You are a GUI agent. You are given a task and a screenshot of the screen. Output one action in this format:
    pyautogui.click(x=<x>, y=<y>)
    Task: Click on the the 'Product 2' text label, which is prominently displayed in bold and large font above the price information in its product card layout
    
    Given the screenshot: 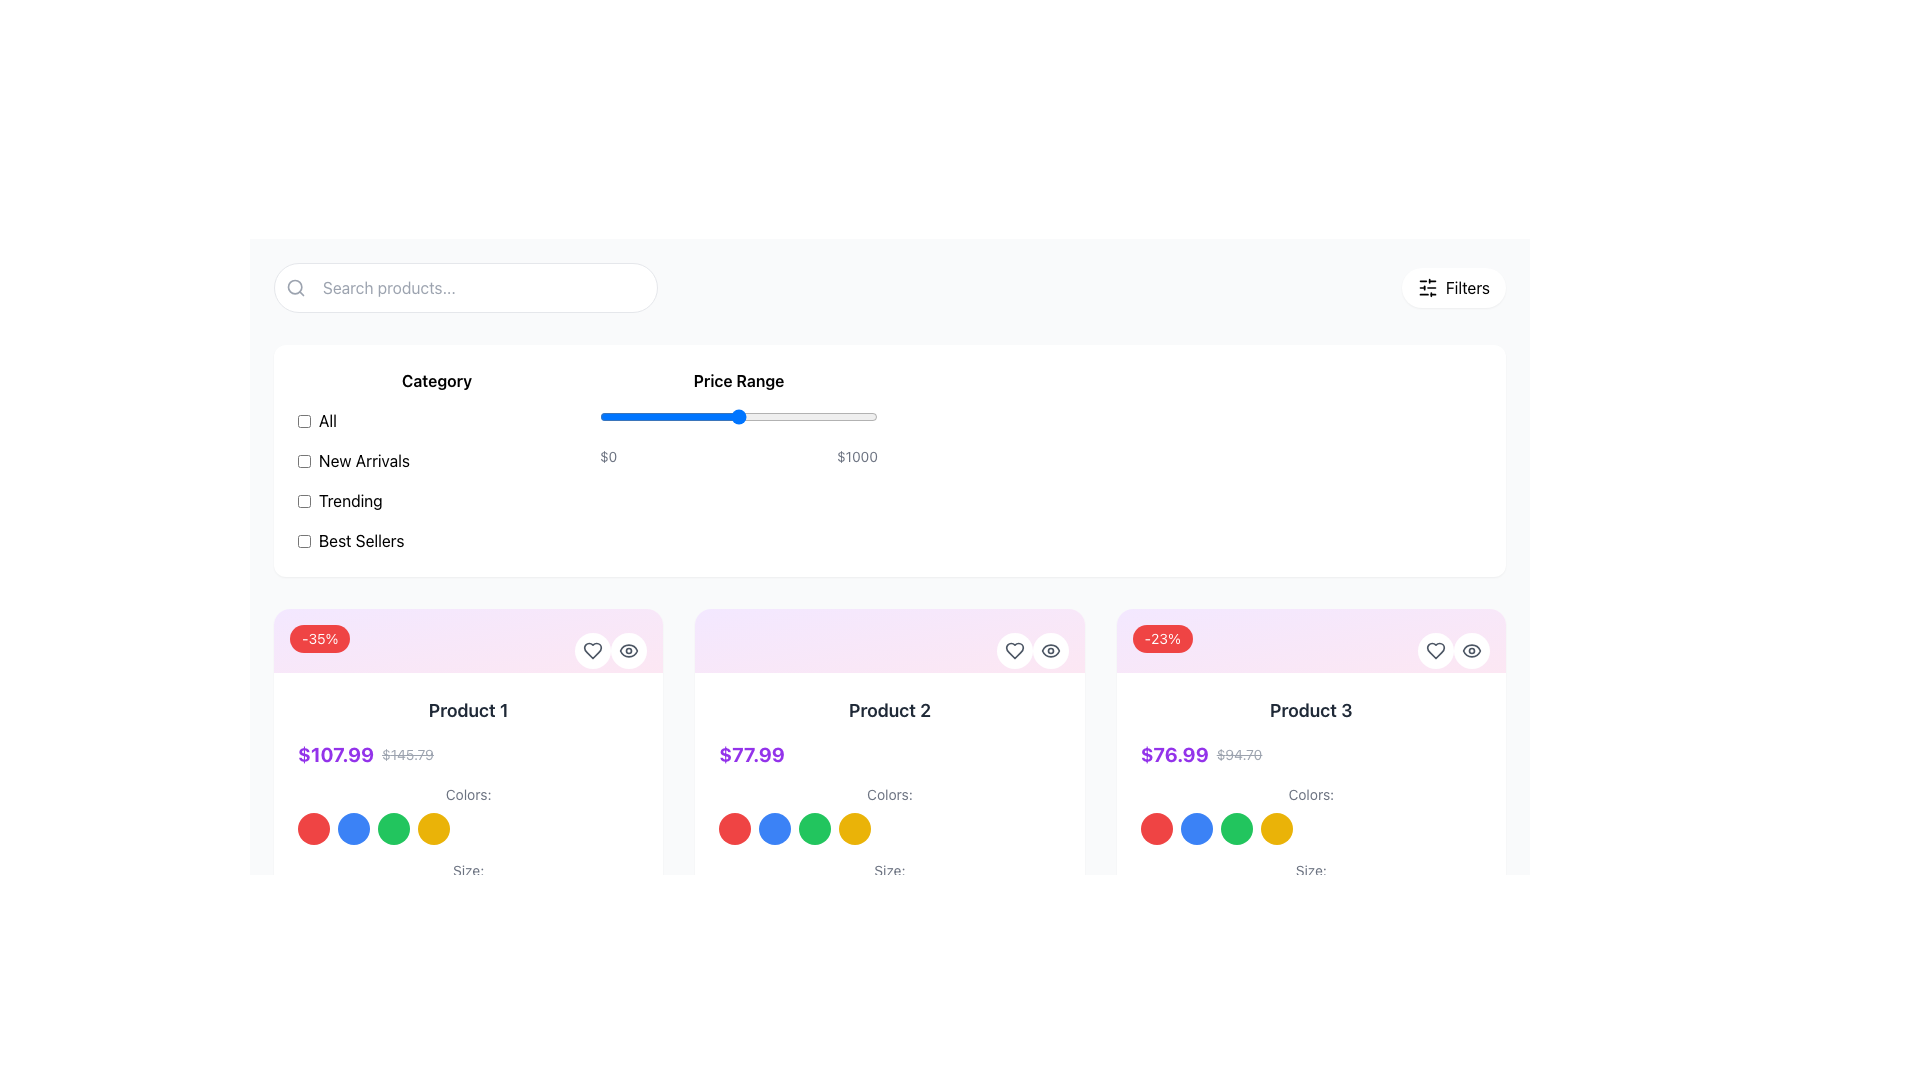 What is the action you would take?
    pyautogui.click(x=888, y=709)
    